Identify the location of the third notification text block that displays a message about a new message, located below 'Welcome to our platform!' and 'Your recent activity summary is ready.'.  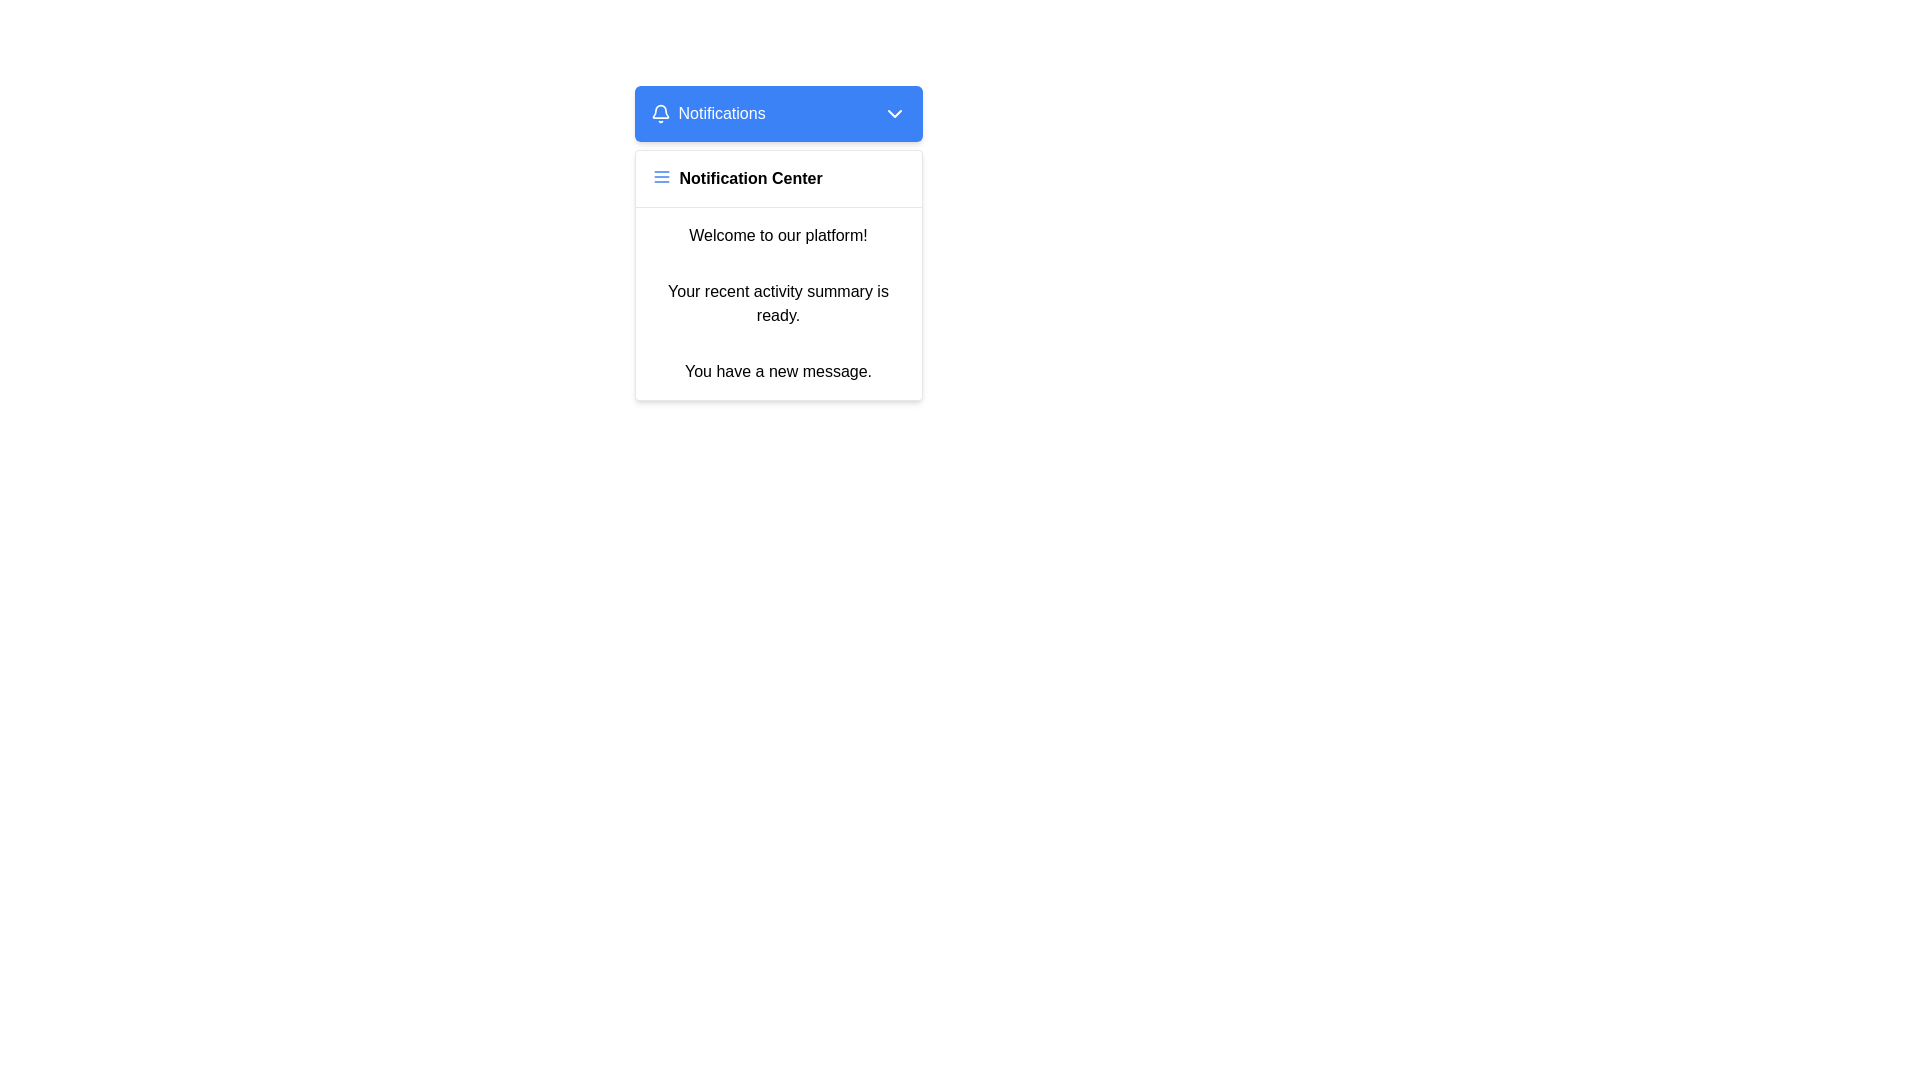
(777, 371).